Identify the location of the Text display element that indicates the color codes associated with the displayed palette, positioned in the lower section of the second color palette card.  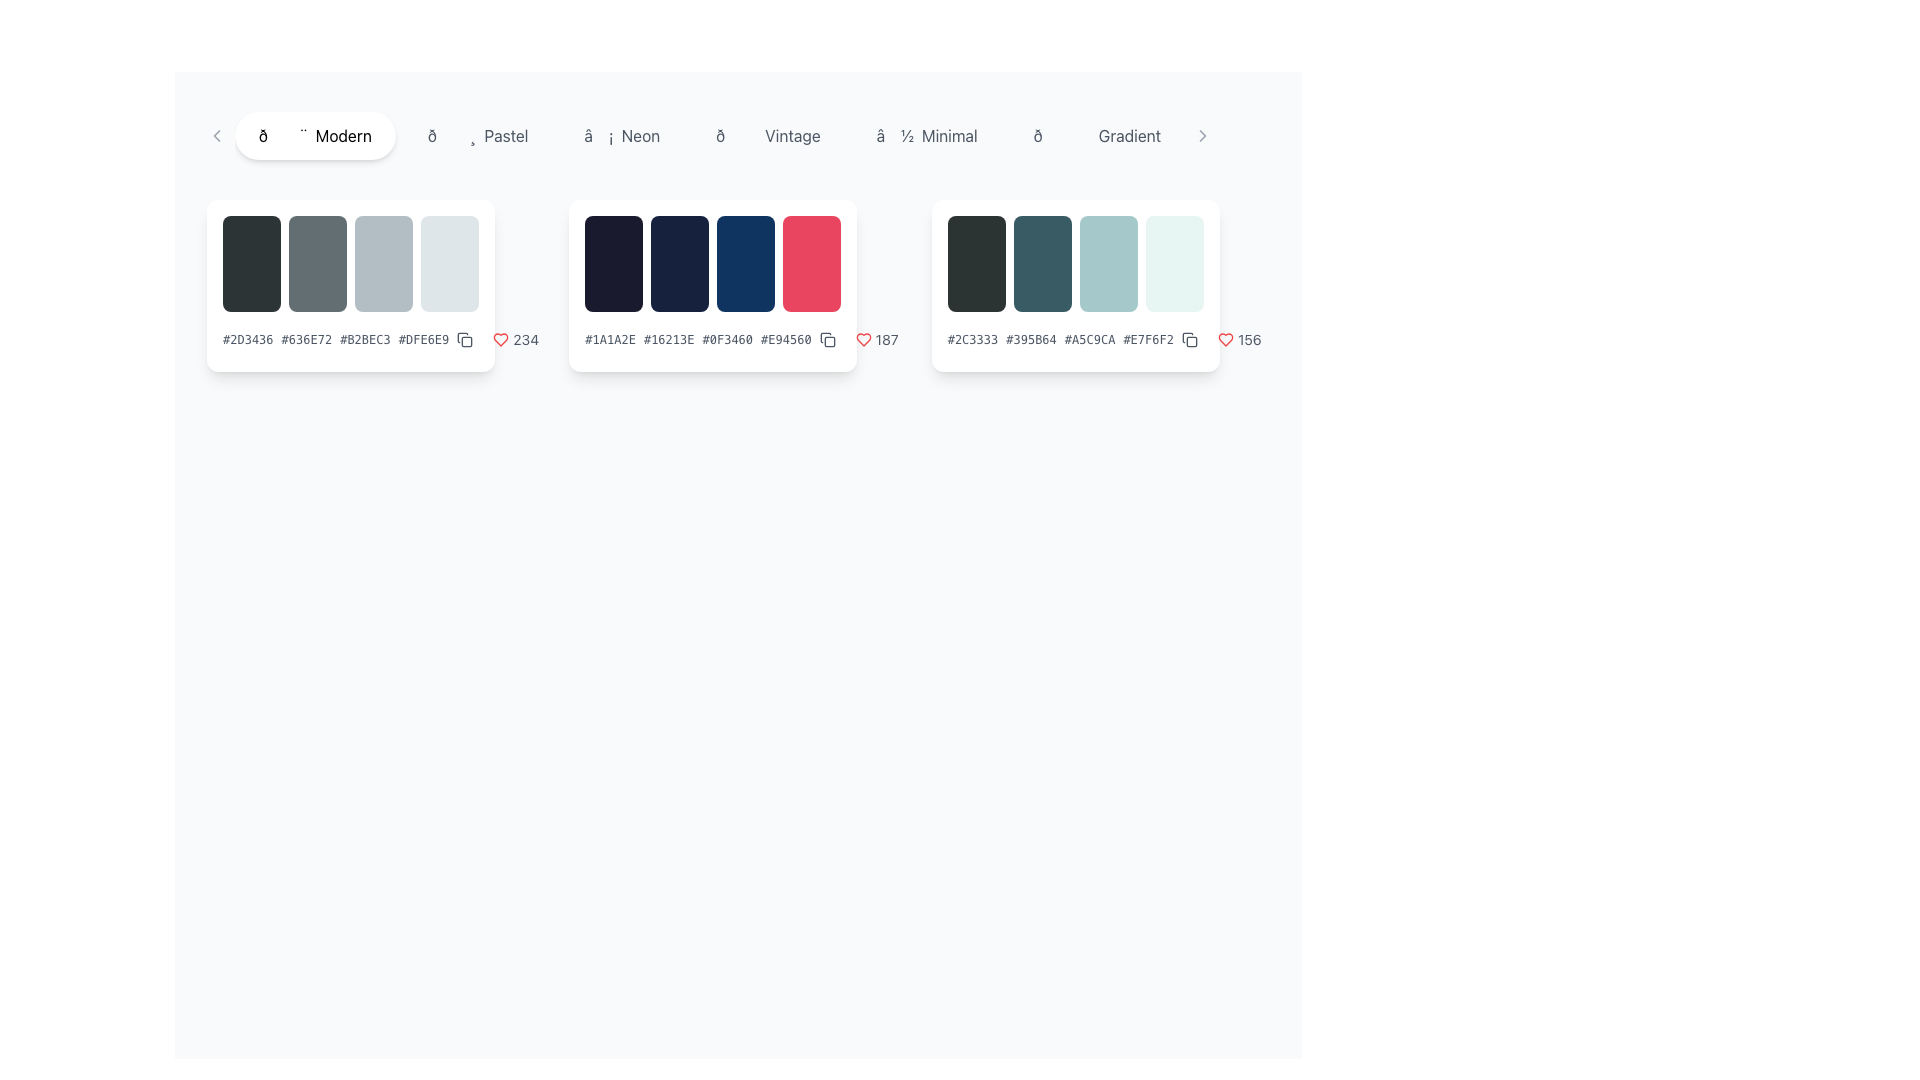
(713, 338).